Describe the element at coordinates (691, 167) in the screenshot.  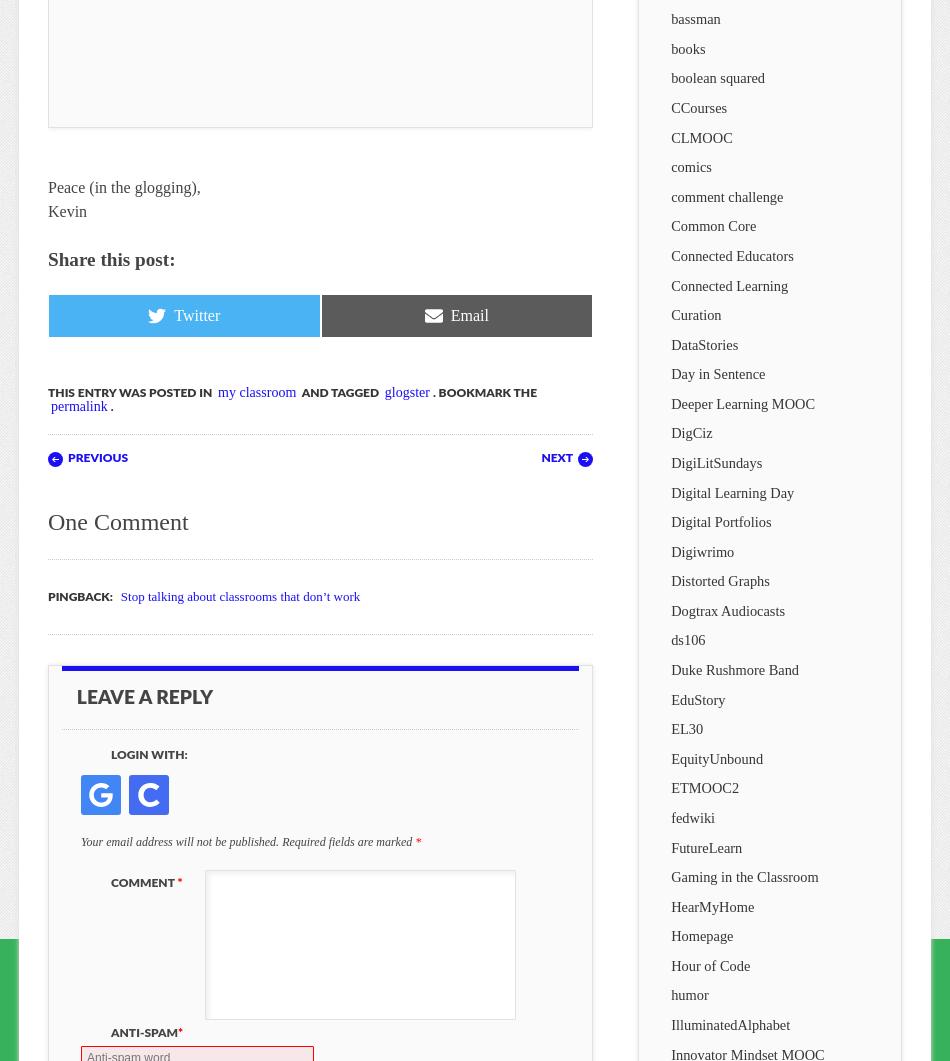
I see `'comics'` at that location.